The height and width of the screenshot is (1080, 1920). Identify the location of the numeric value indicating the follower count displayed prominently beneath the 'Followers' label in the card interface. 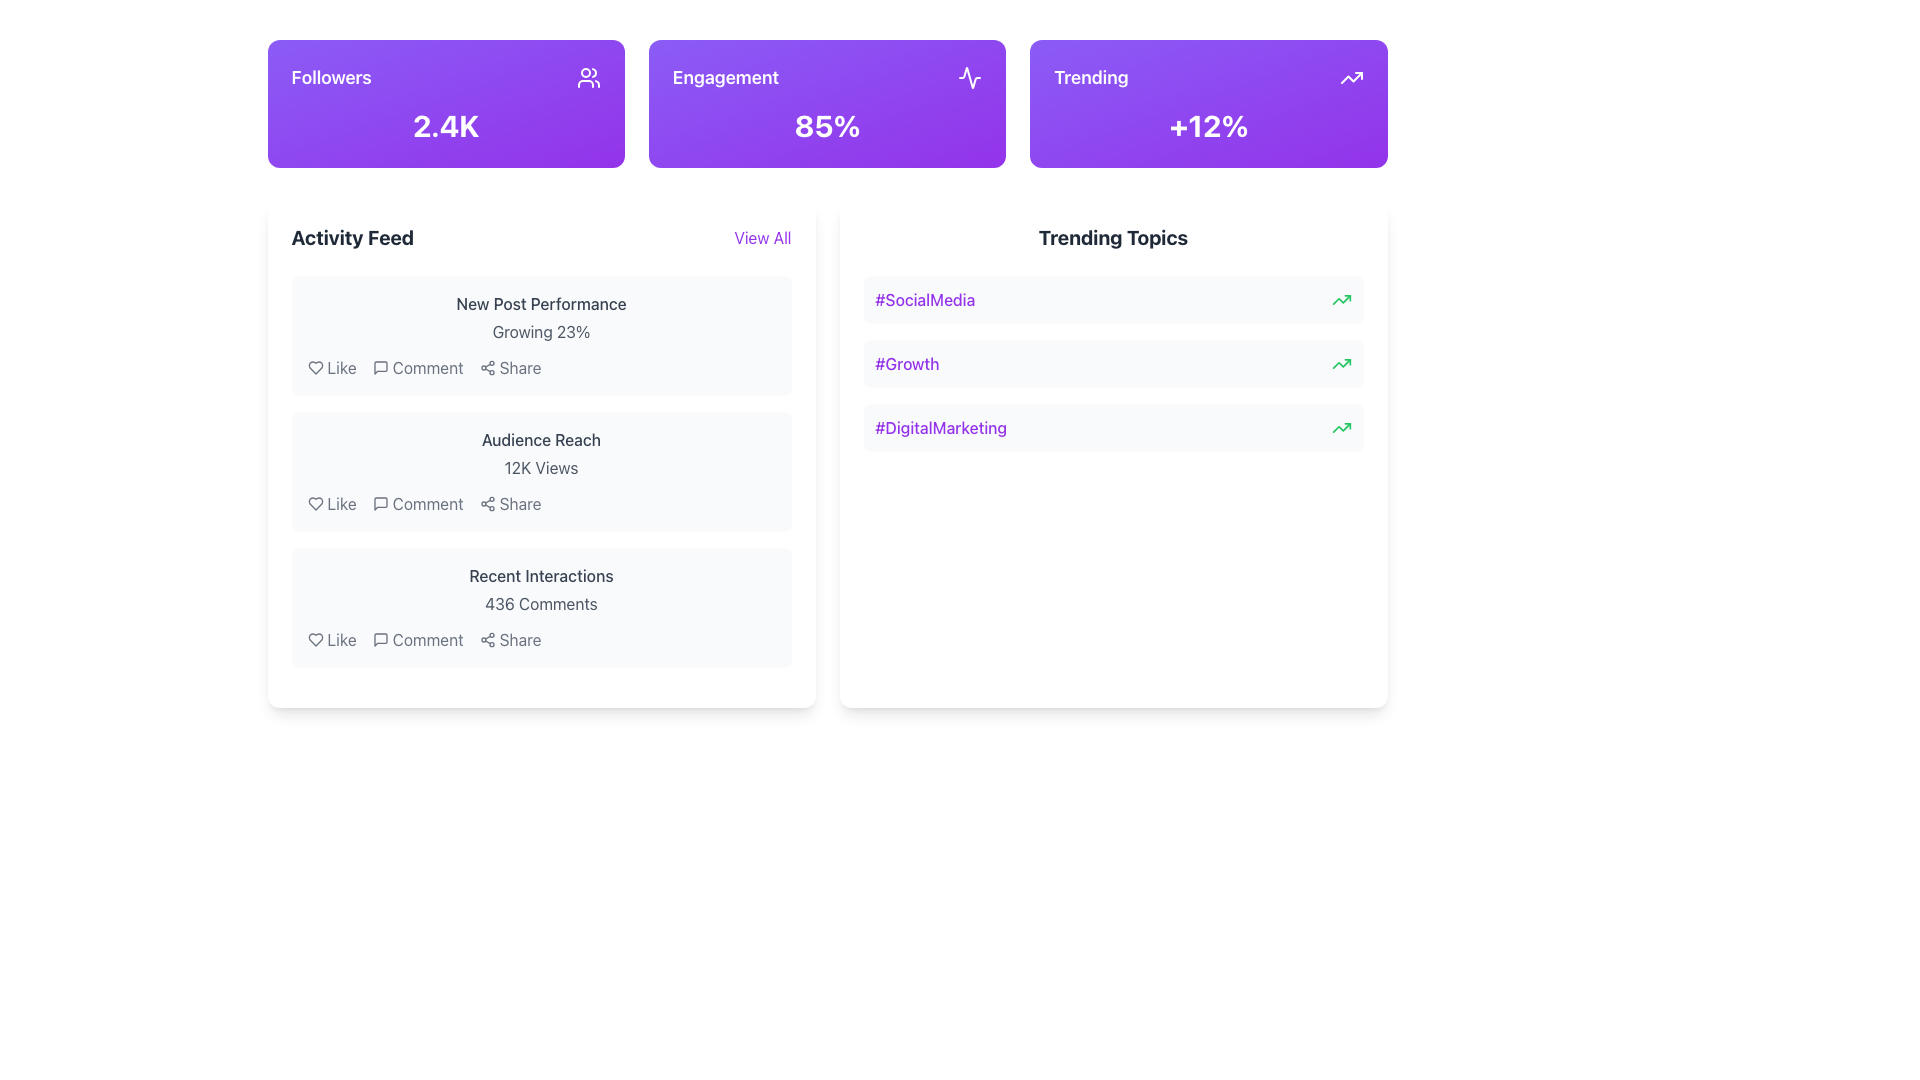
(445, 126).